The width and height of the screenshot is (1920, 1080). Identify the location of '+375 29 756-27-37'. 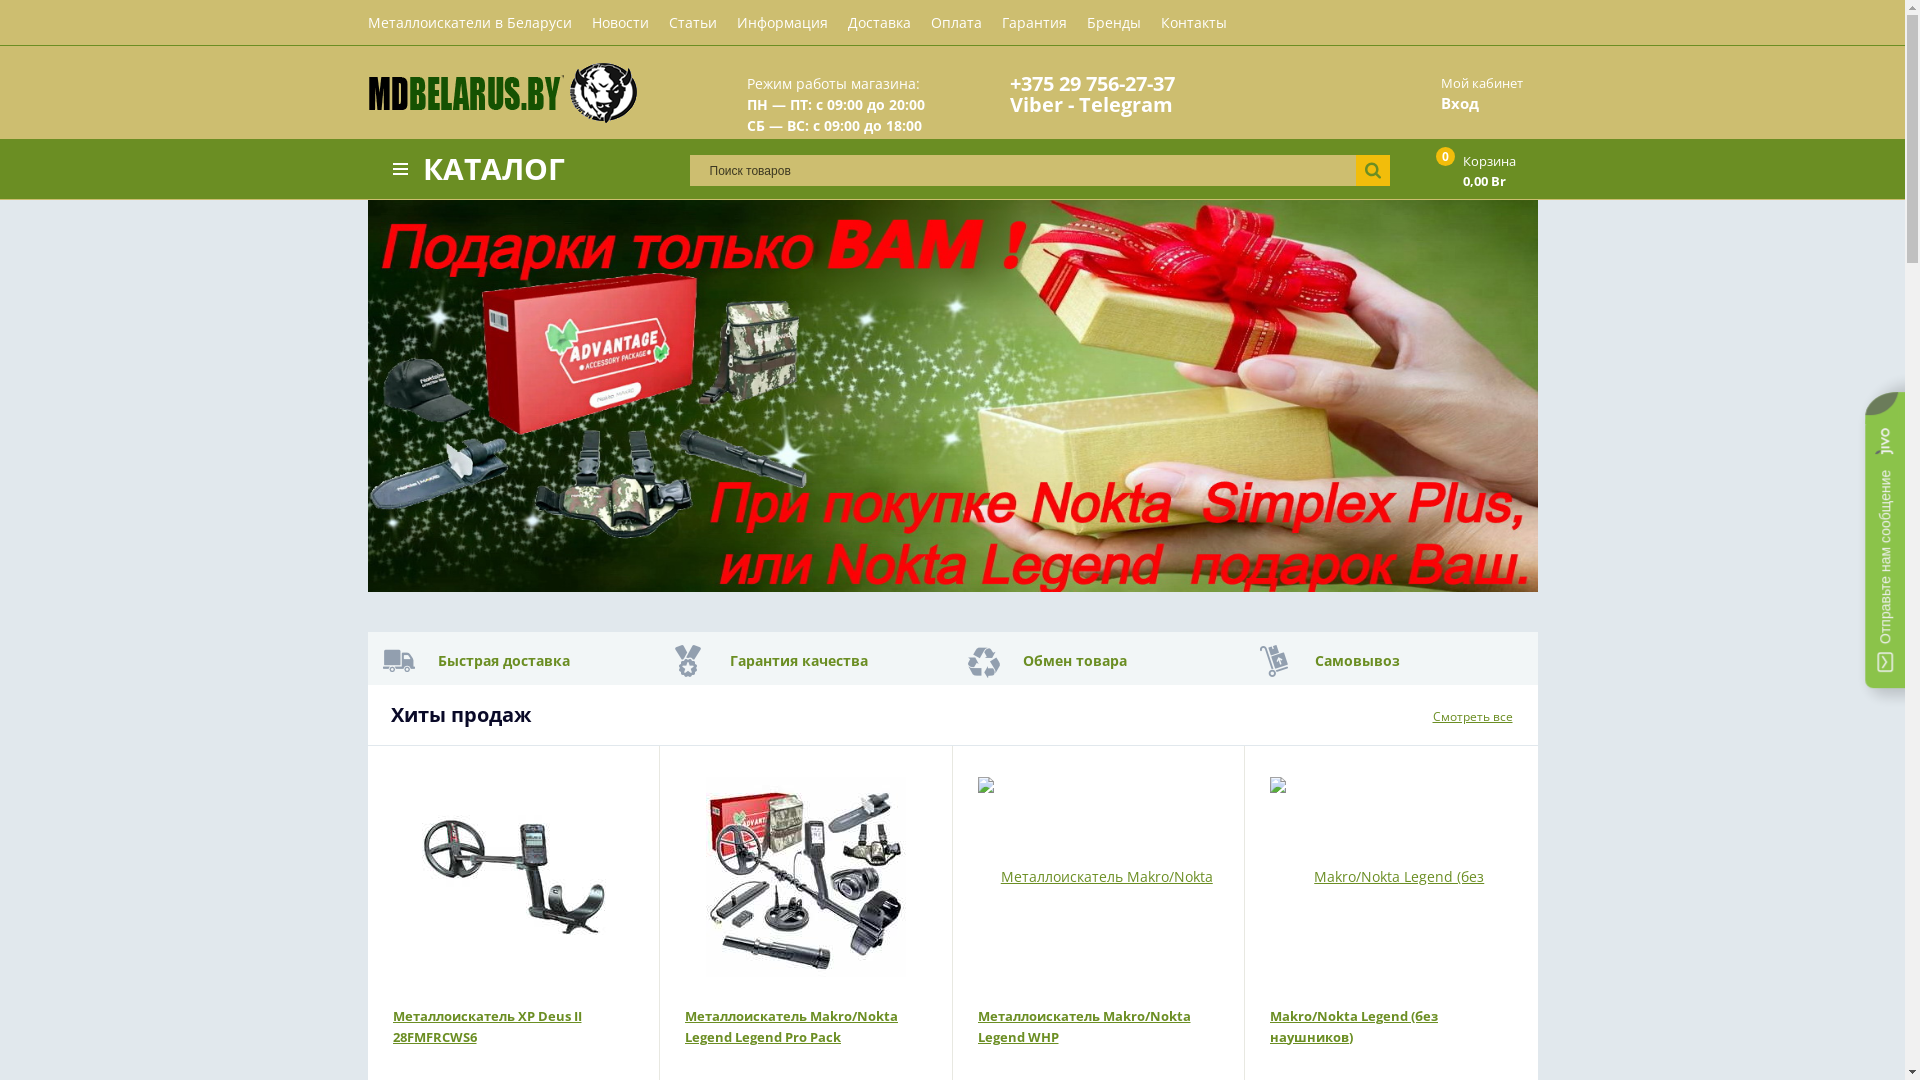
(1091, 82).